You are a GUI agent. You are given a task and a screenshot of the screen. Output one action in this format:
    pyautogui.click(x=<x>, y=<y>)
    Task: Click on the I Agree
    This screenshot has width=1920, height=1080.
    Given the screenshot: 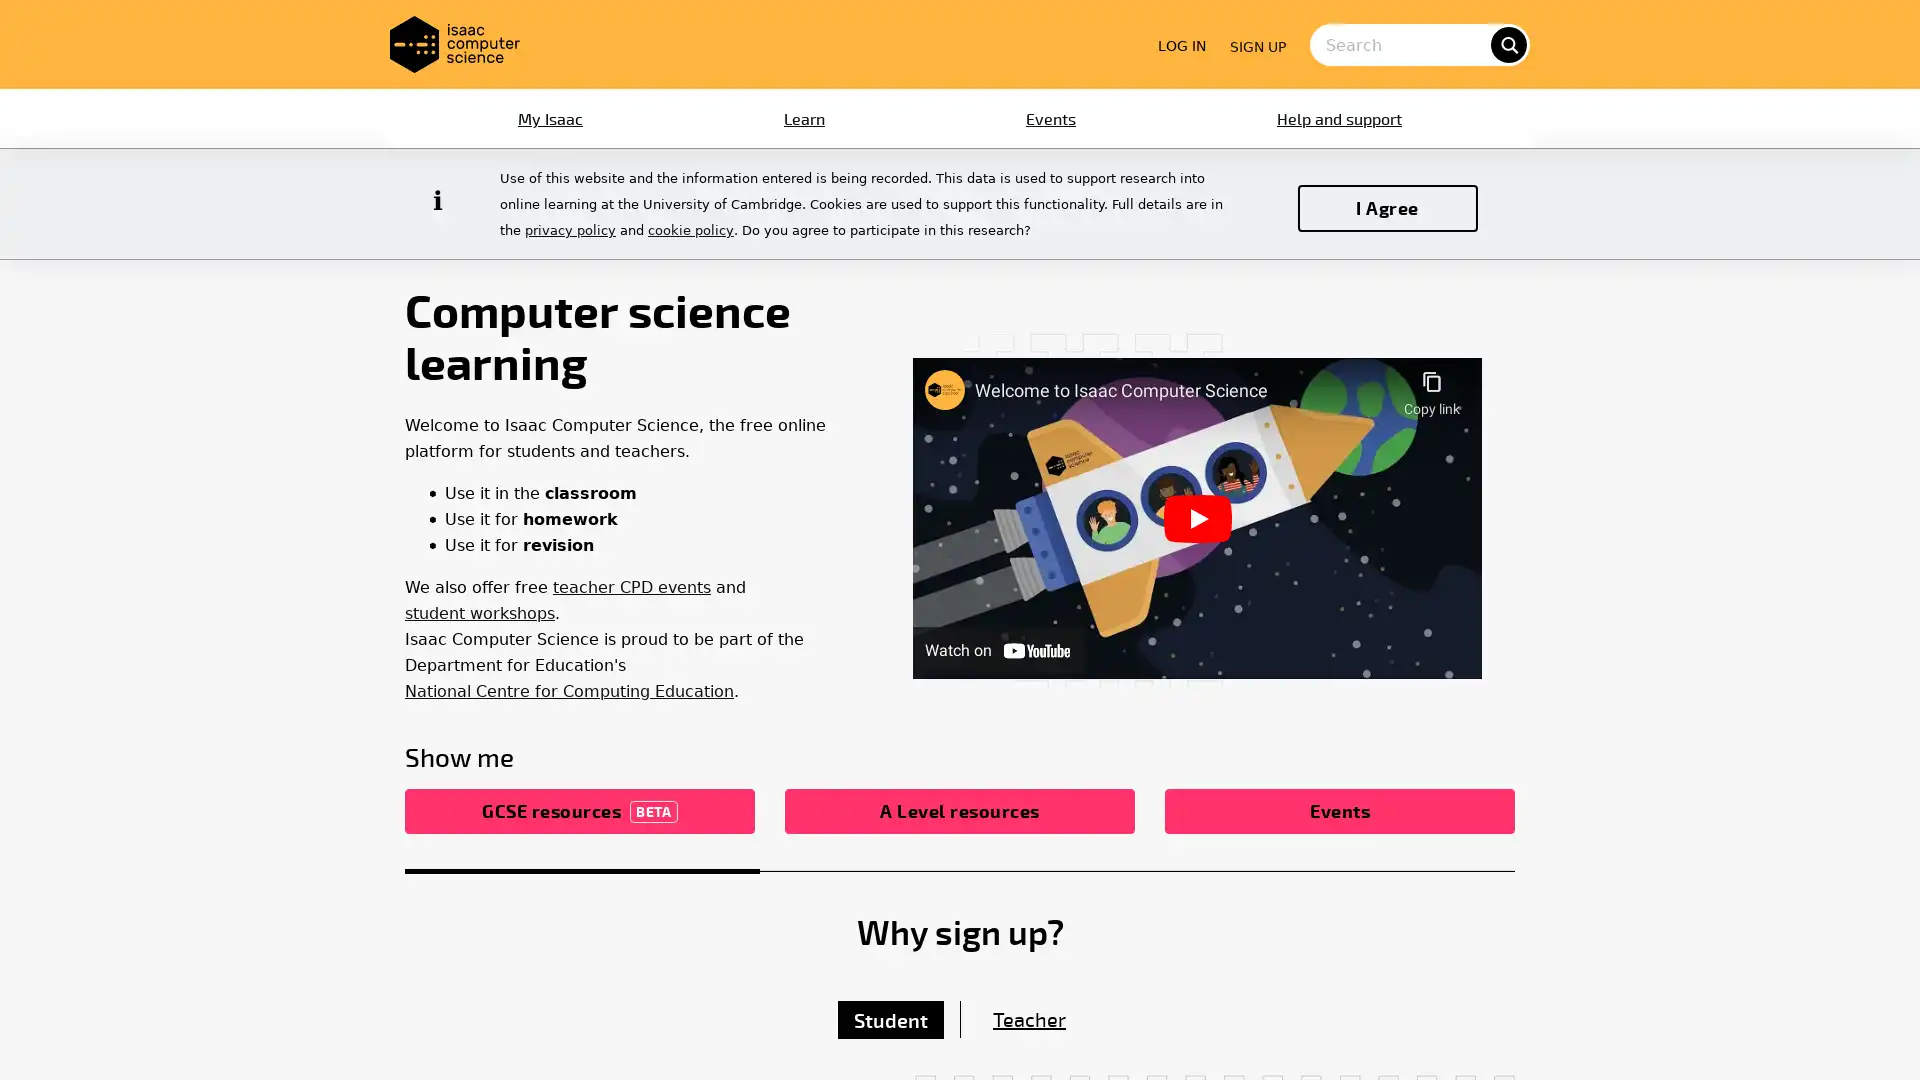 What is the action you would take?
    pyautogui.click(x=1386, y=207)
    